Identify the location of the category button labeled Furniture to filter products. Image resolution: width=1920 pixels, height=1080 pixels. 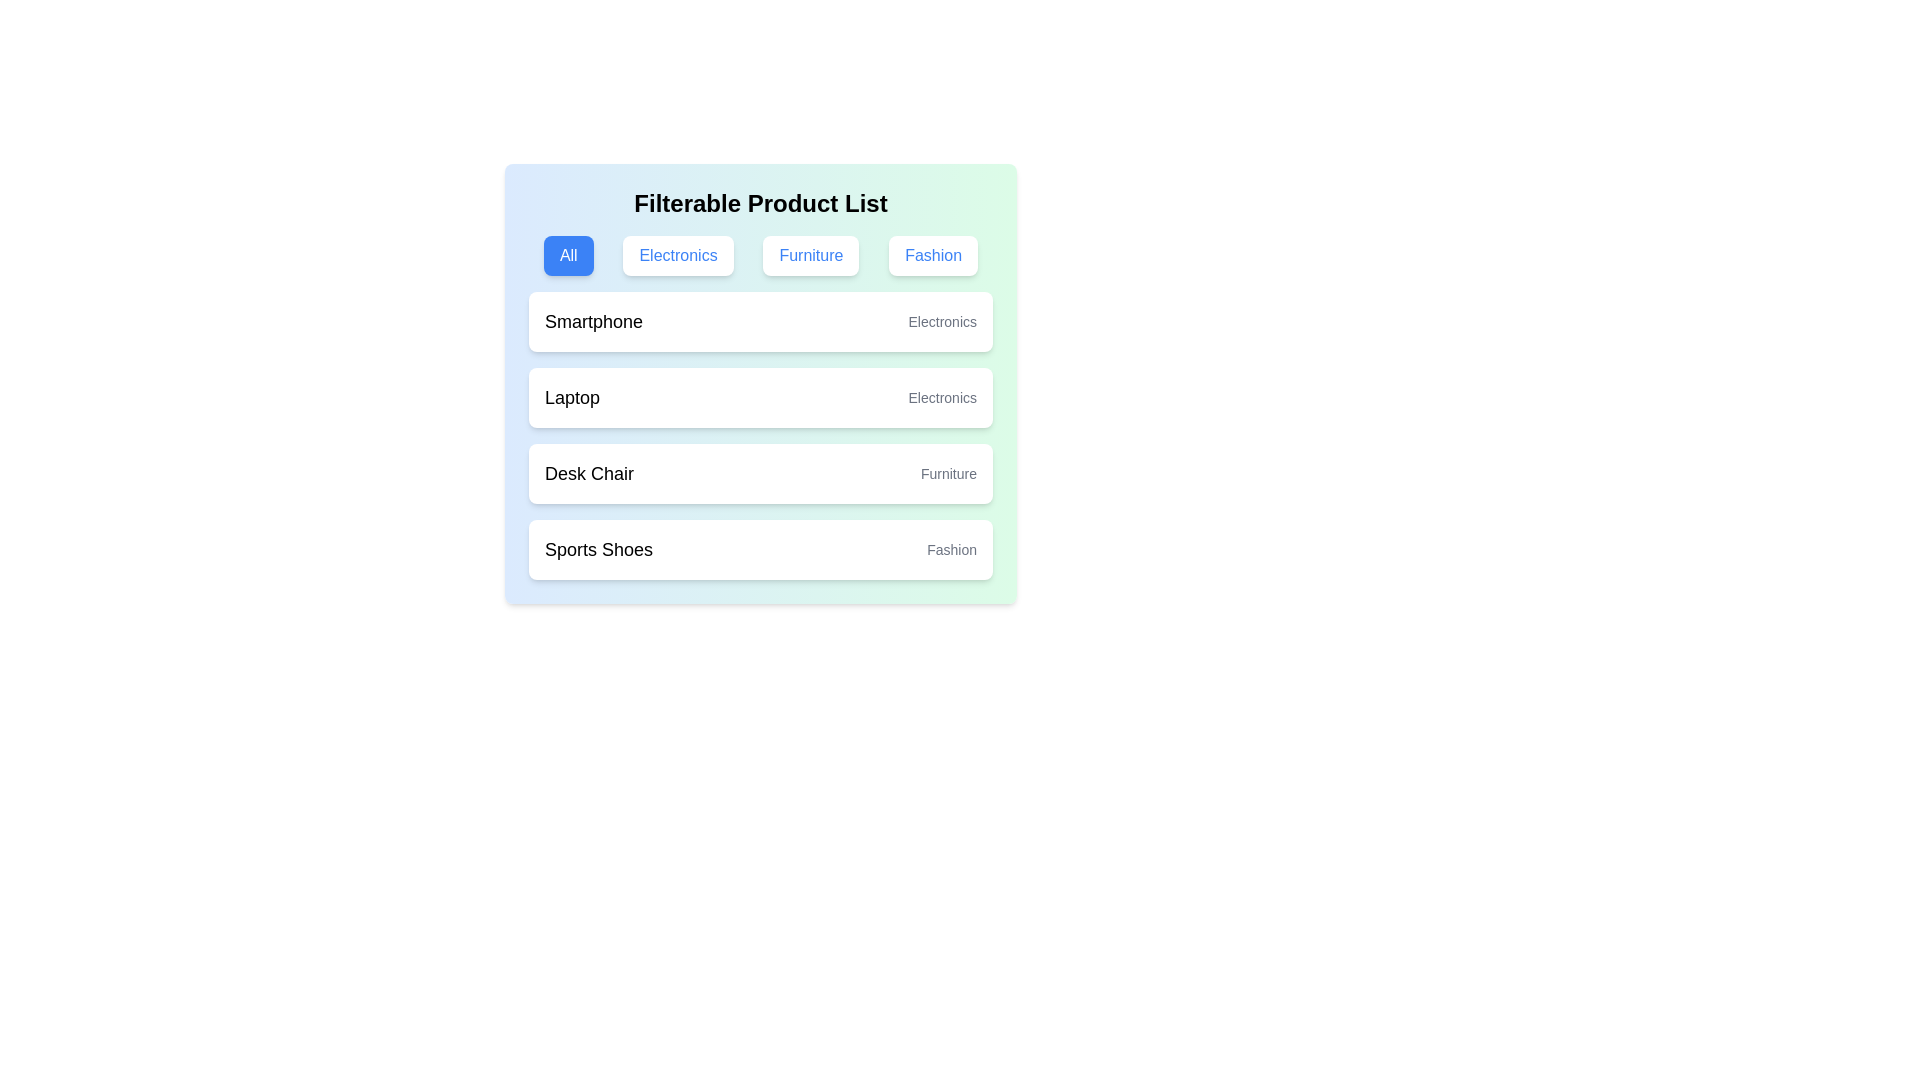
(811, 254).